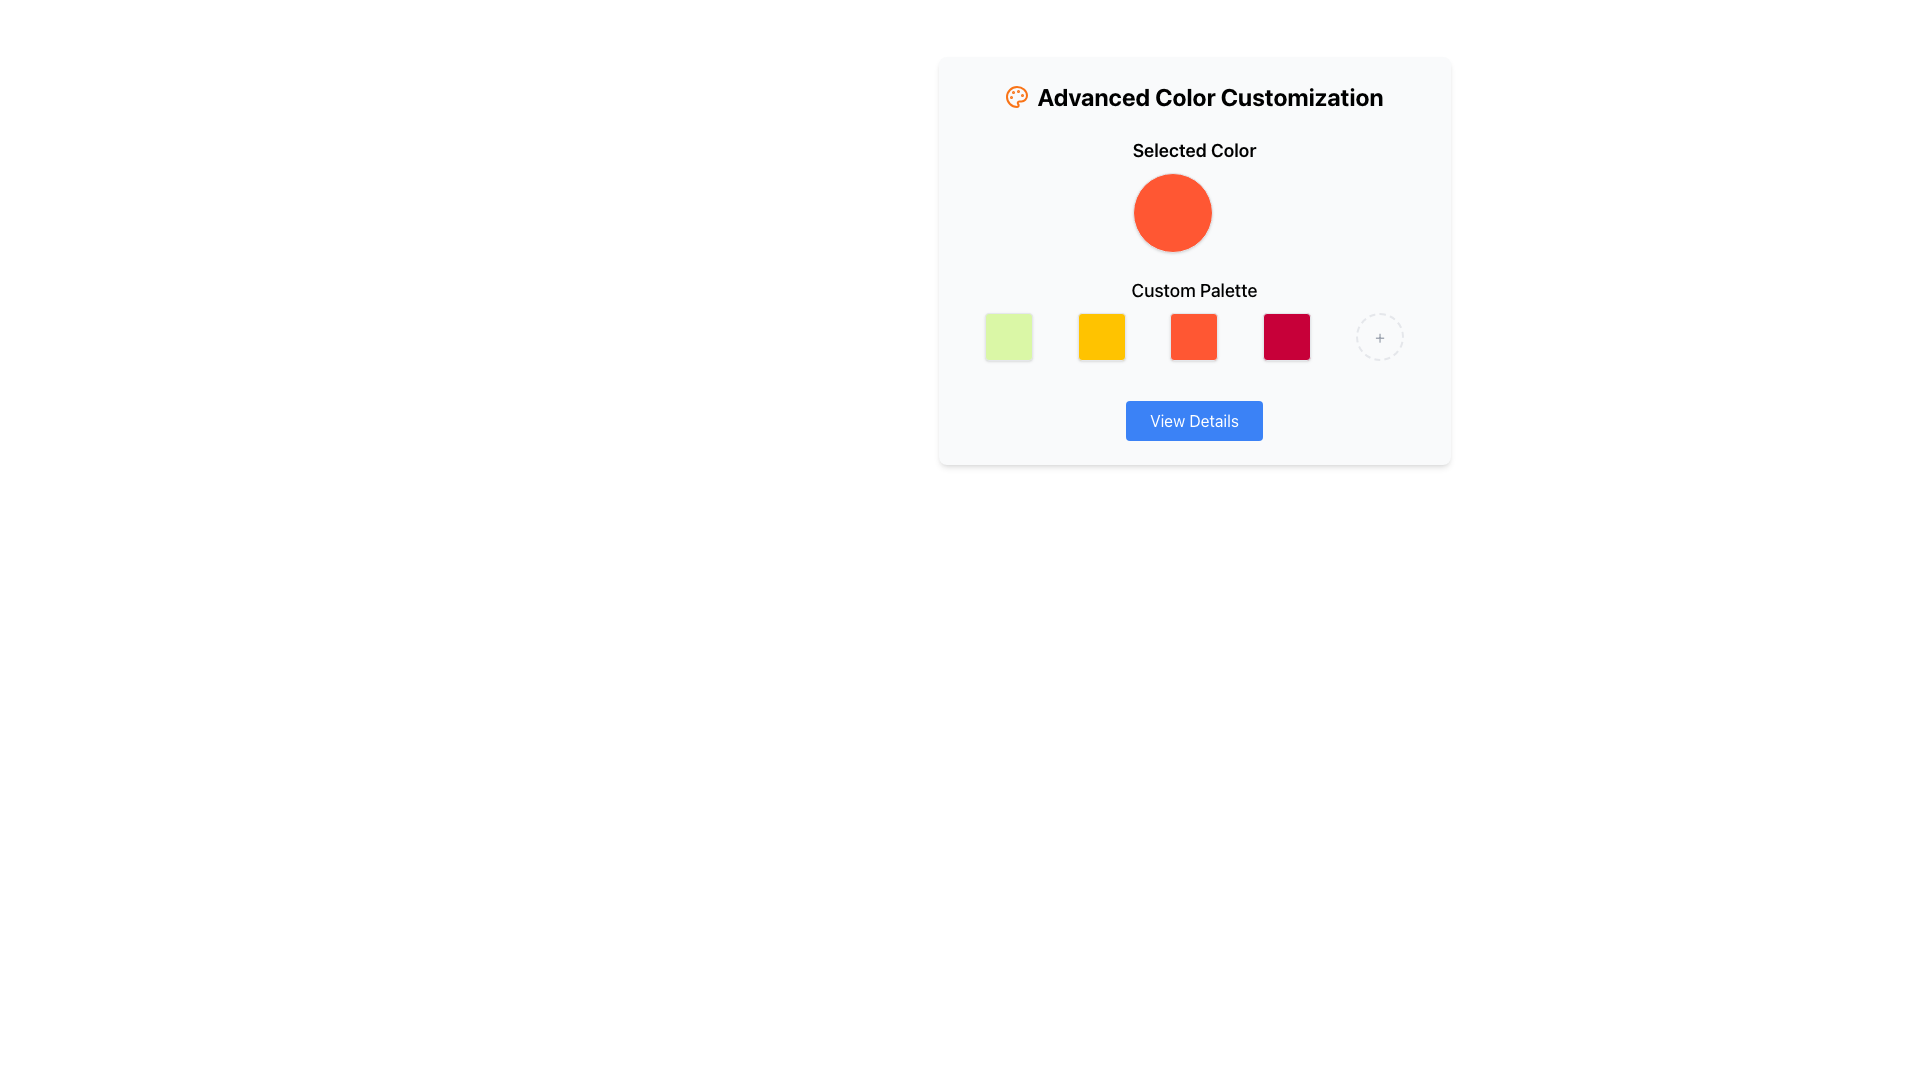 The image size is (1920, 1080). What do you see at coordinates (1194, 419) in the screenshot?
I see `the button located at the bottom-center of the card in the 'Advanced Color Customization' section to initiate an action` at bounding box center [1194, 419].